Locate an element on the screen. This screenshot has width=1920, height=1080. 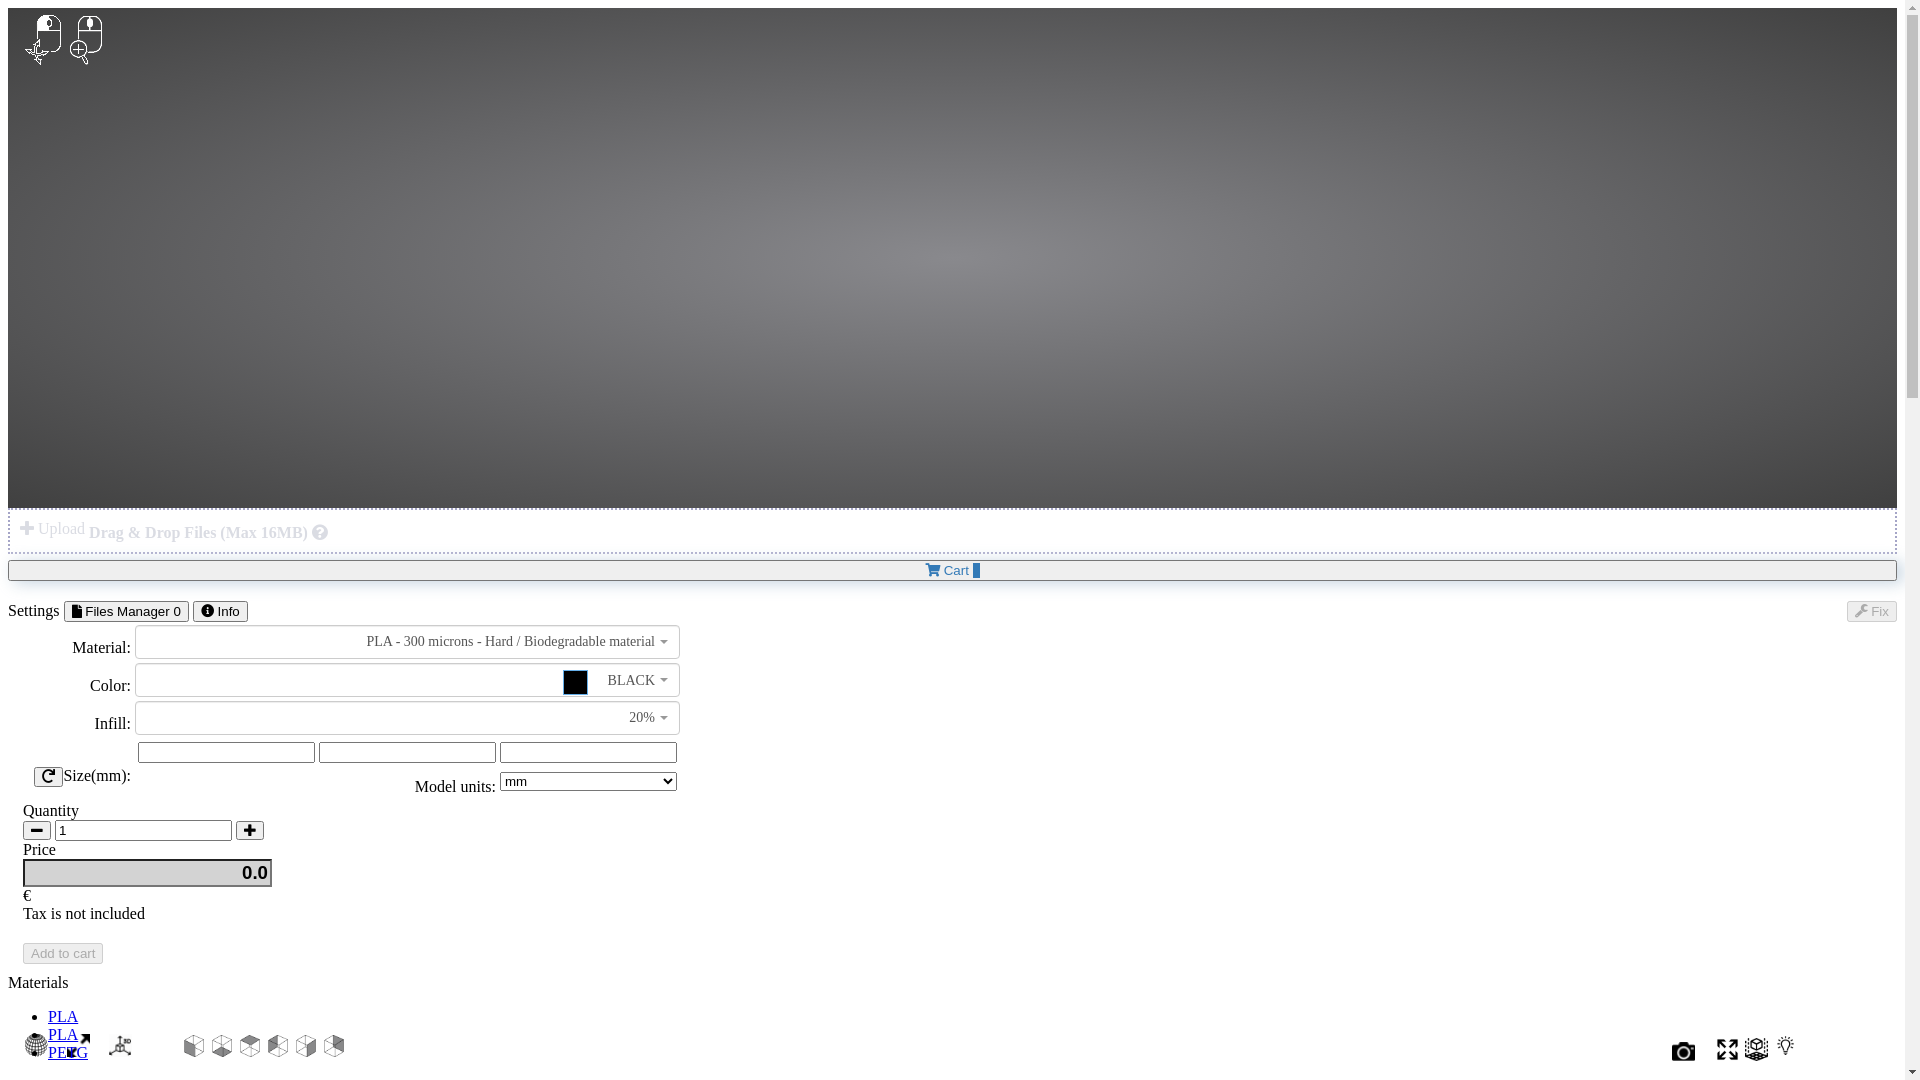
'Fullscreen' is located at coordinates (1726, 1054).